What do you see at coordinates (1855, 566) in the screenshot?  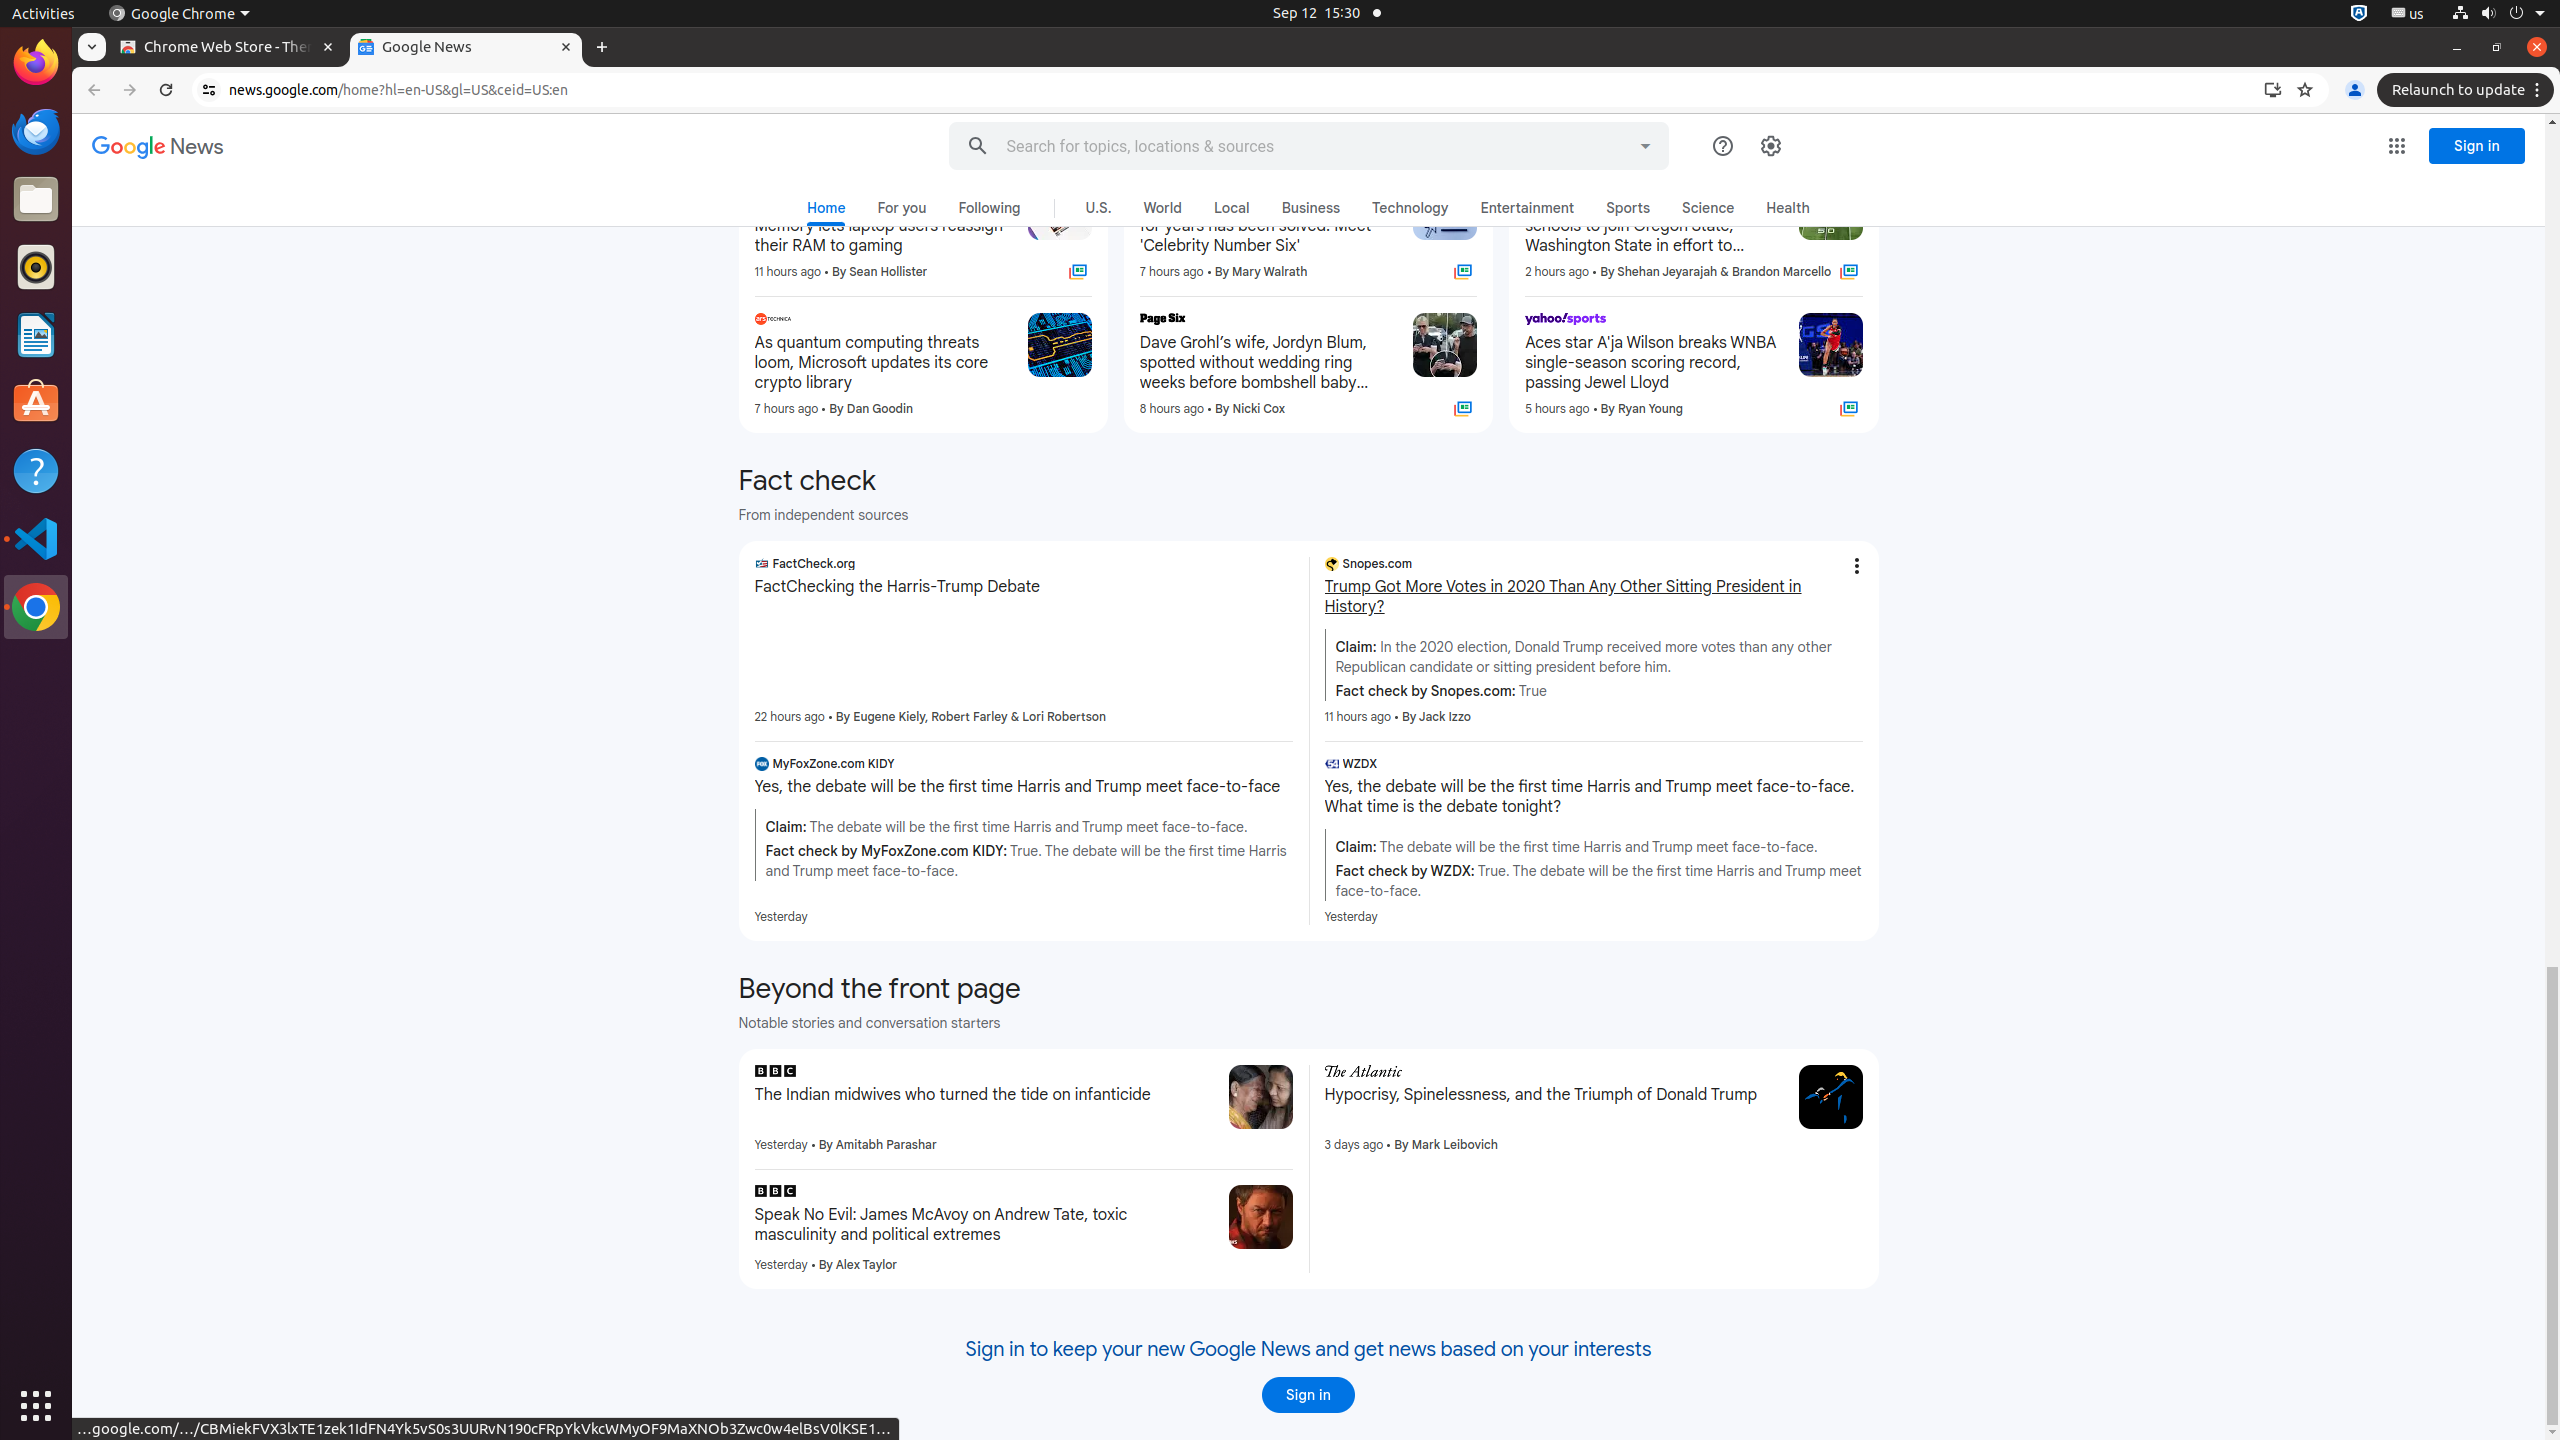 I see `'More - Trump Got More Votes in 2020 Than Any Other Sitting President in History?'` at bounding box center [1855, 566].